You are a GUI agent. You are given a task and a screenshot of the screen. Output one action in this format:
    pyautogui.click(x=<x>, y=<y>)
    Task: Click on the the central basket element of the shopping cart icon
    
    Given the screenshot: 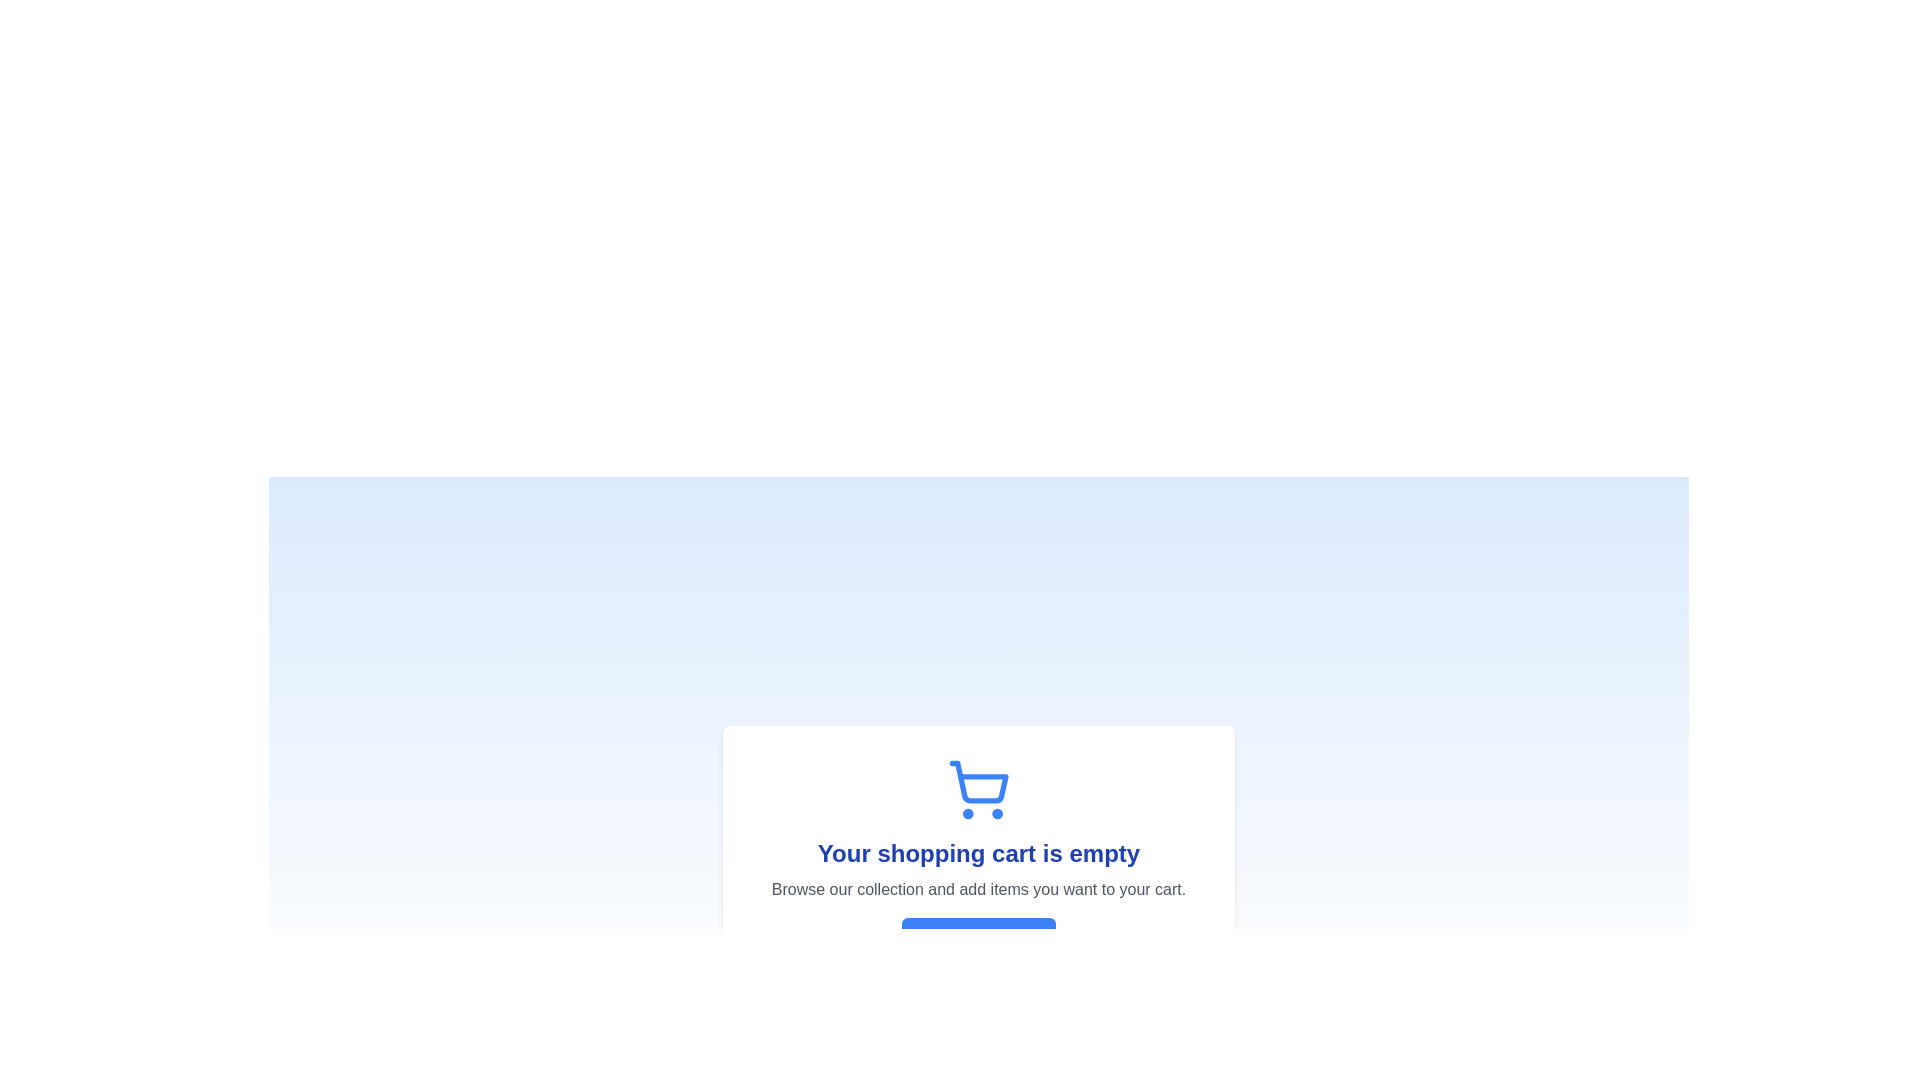 What is the action you would take?
    pyautogui.click(x=979, y=781)
    